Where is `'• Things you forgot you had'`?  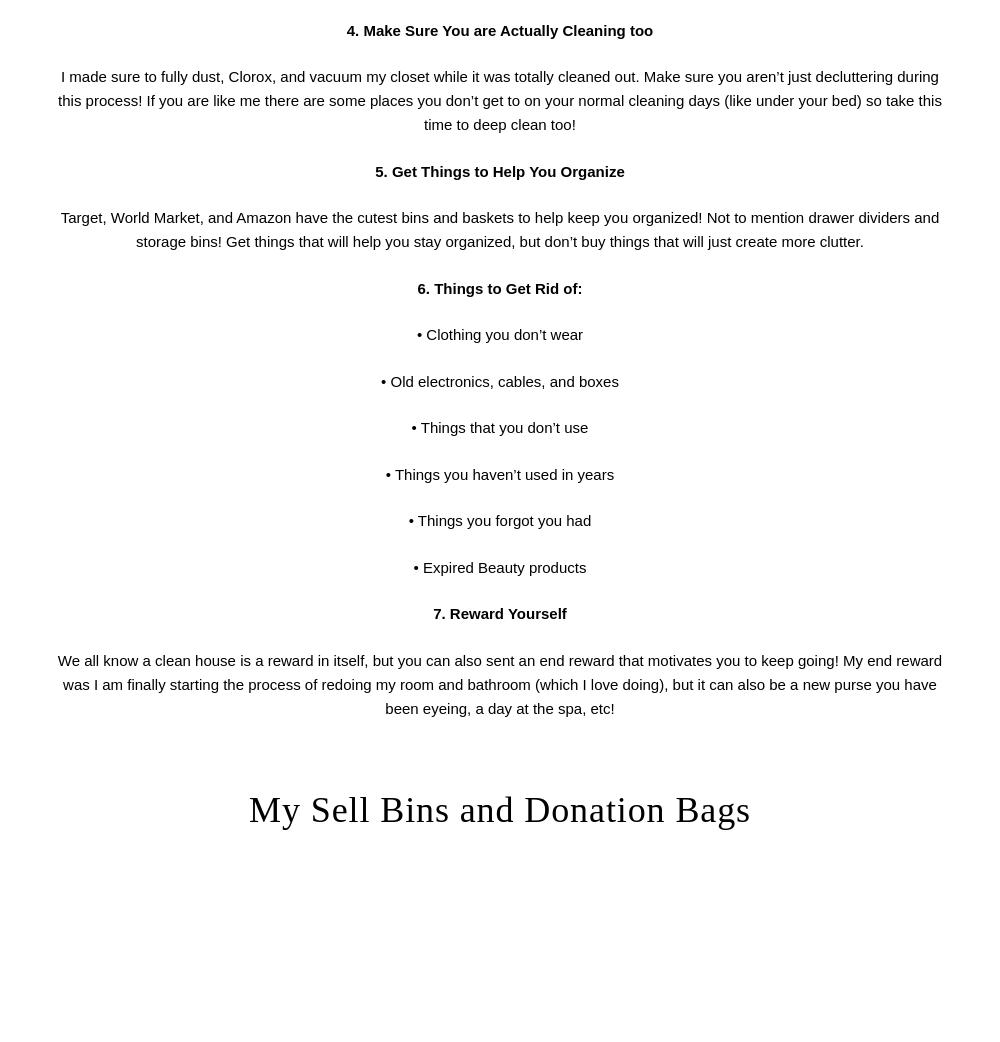 '• Things you forgot you had' is located at coordinates (498, 520).